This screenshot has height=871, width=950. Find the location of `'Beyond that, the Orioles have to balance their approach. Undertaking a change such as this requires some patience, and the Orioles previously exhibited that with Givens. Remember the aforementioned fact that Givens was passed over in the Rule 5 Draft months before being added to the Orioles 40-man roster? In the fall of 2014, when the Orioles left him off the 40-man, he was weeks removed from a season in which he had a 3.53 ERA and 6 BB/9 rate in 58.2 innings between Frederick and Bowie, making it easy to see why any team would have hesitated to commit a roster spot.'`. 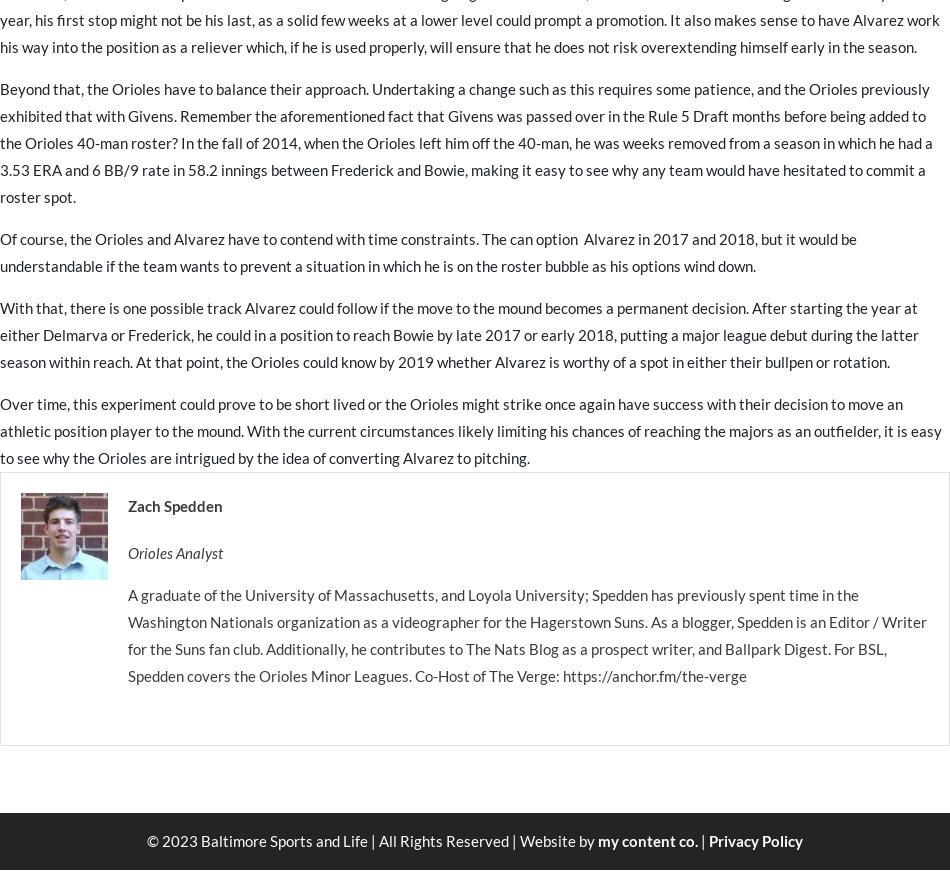

'Beyond that, the Orioles have to balance their approach. Undertaking a change such as this requires some patience, and the Orioles previously exhibited that with Givens. Remember the aforementioned fact that Givens was passed over in the Rule 5 Draft months before being added to the Orioles 40-man roster? In the fall of 2014, when the Orioles left him off the 40-man, he was weeks removed from a season in which he had a 3.53 ERA and 6 BB/9 rate in 58.2 innings between Frederick and Bowie, making it easy to see why any team would have hesitated to commit a roster spot.' is located at coordinates (465, 142).